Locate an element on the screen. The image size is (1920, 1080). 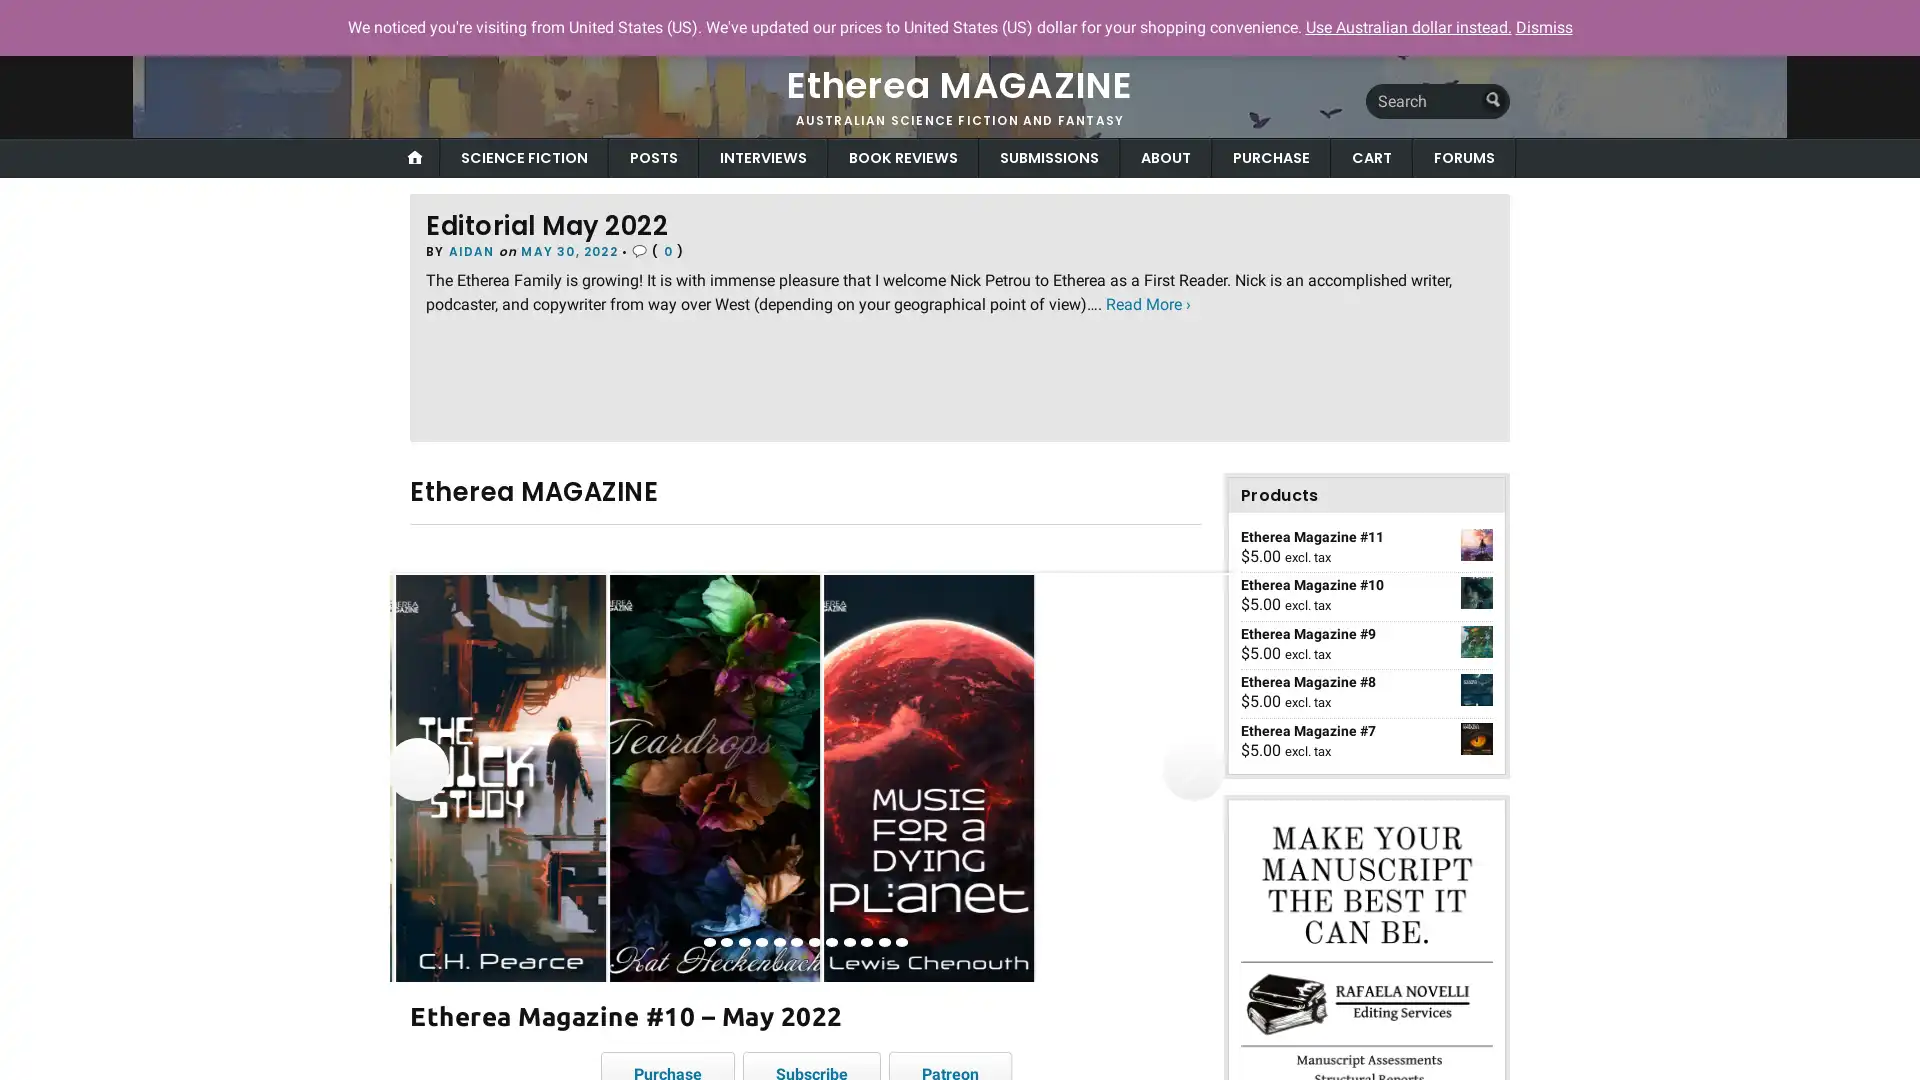
view image 11 of 12 in carousel is located at coordinates (882, 941).